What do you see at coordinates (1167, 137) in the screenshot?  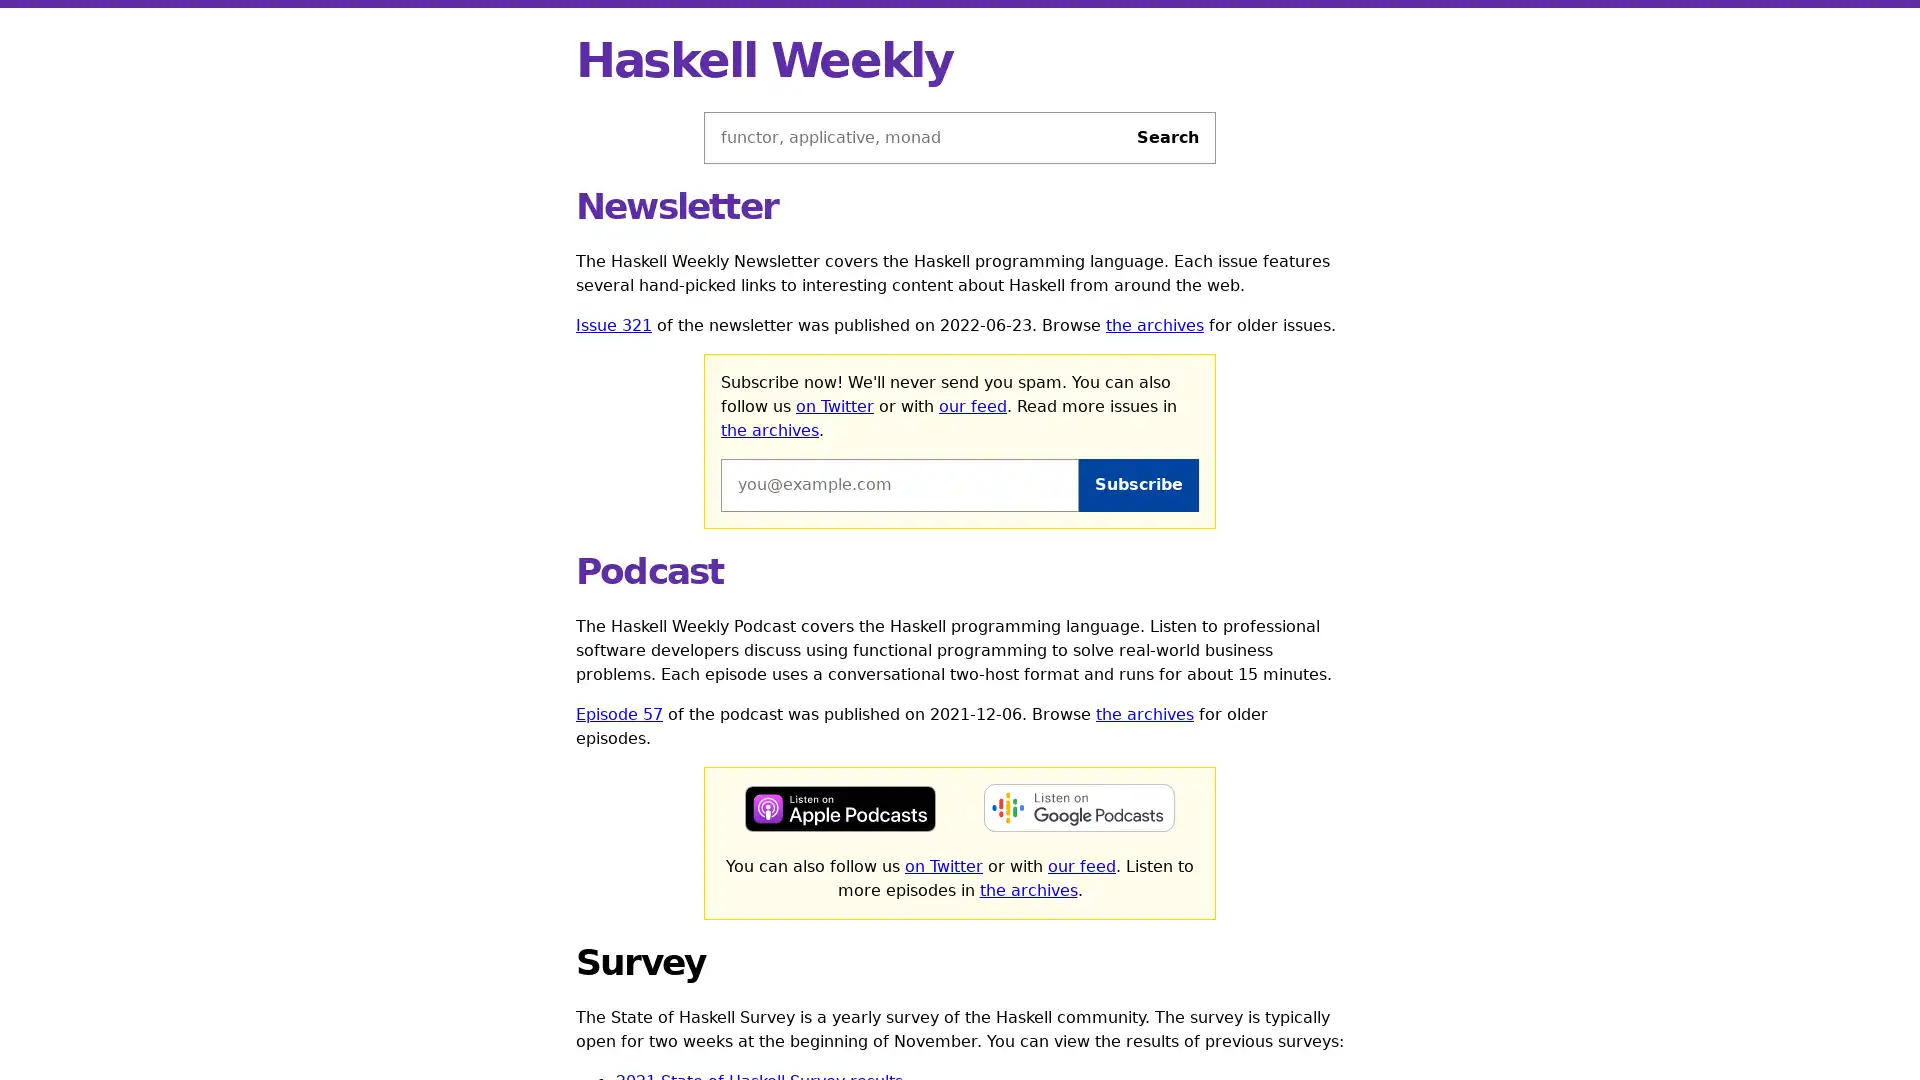 I see `Search` at bounding box center [1167, 137].